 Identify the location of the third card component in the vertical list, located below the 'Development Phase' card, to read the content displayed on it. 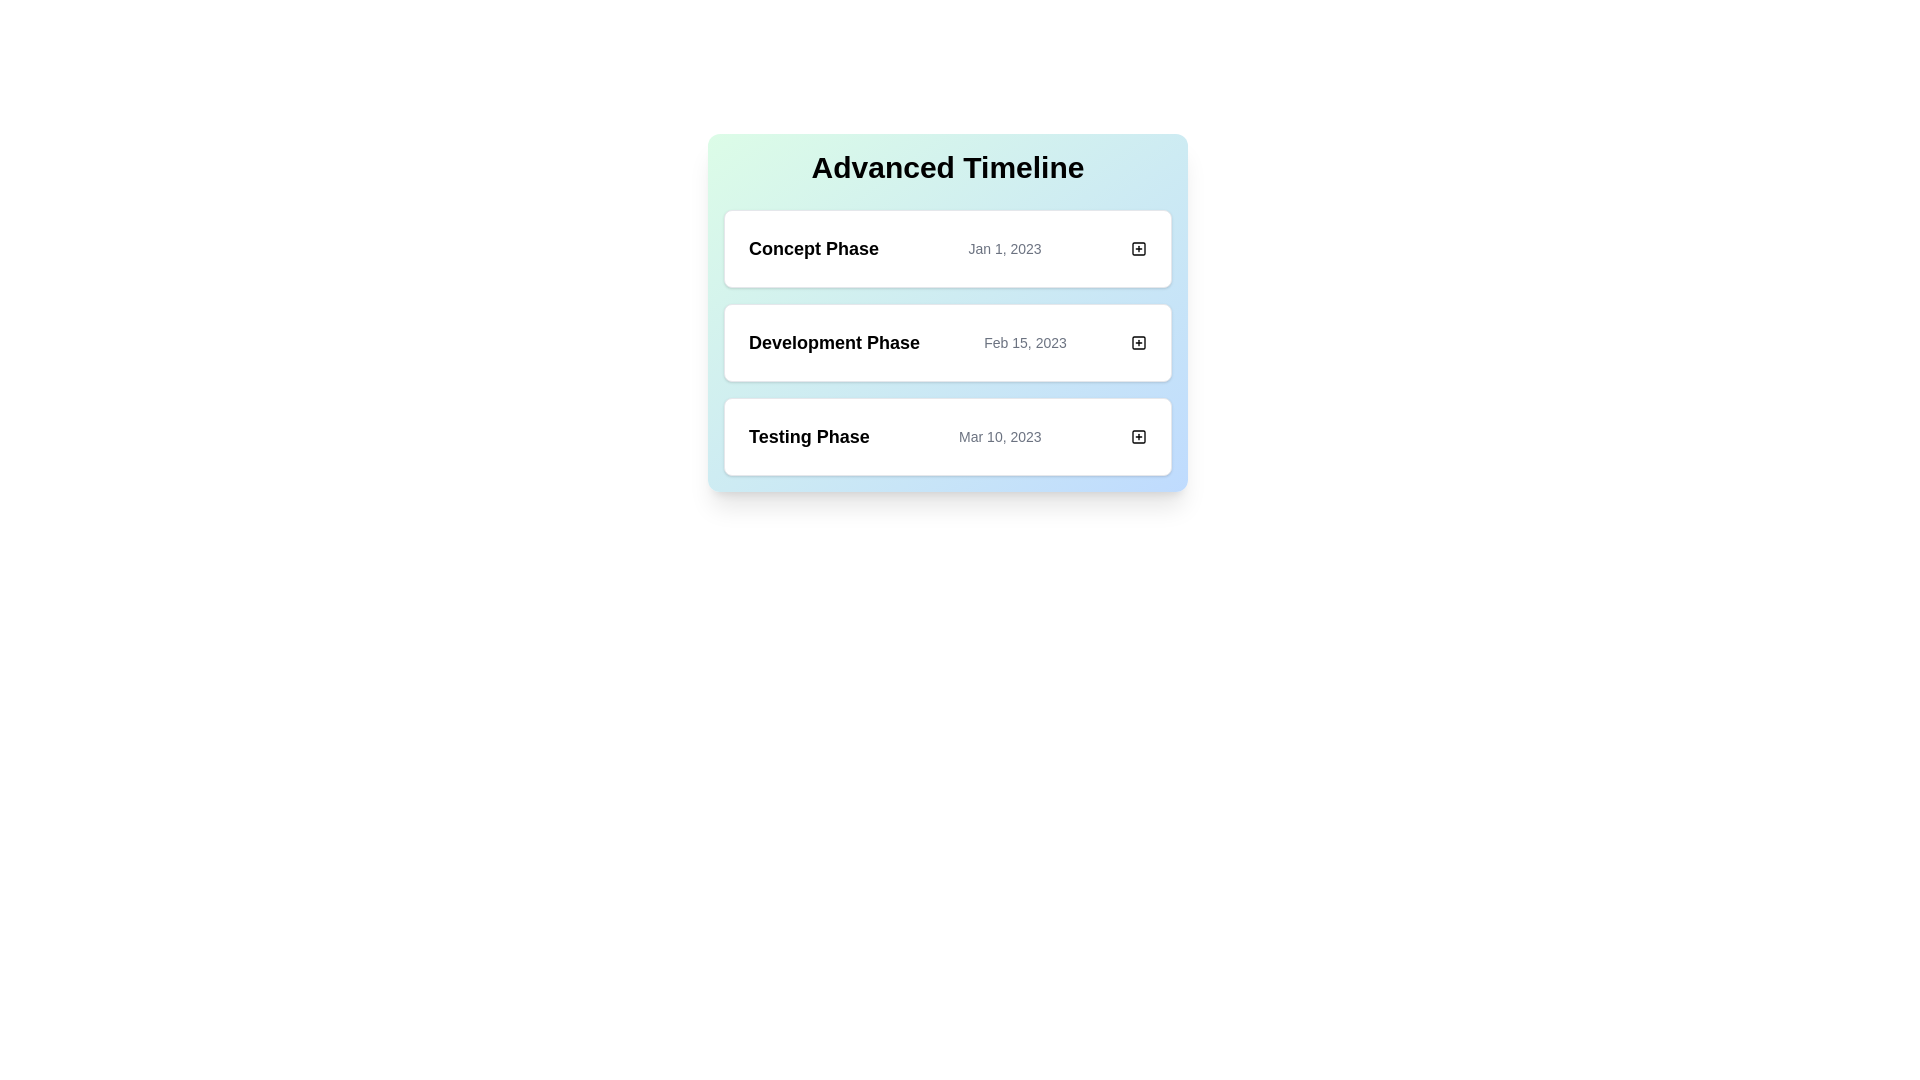
(947, 435).